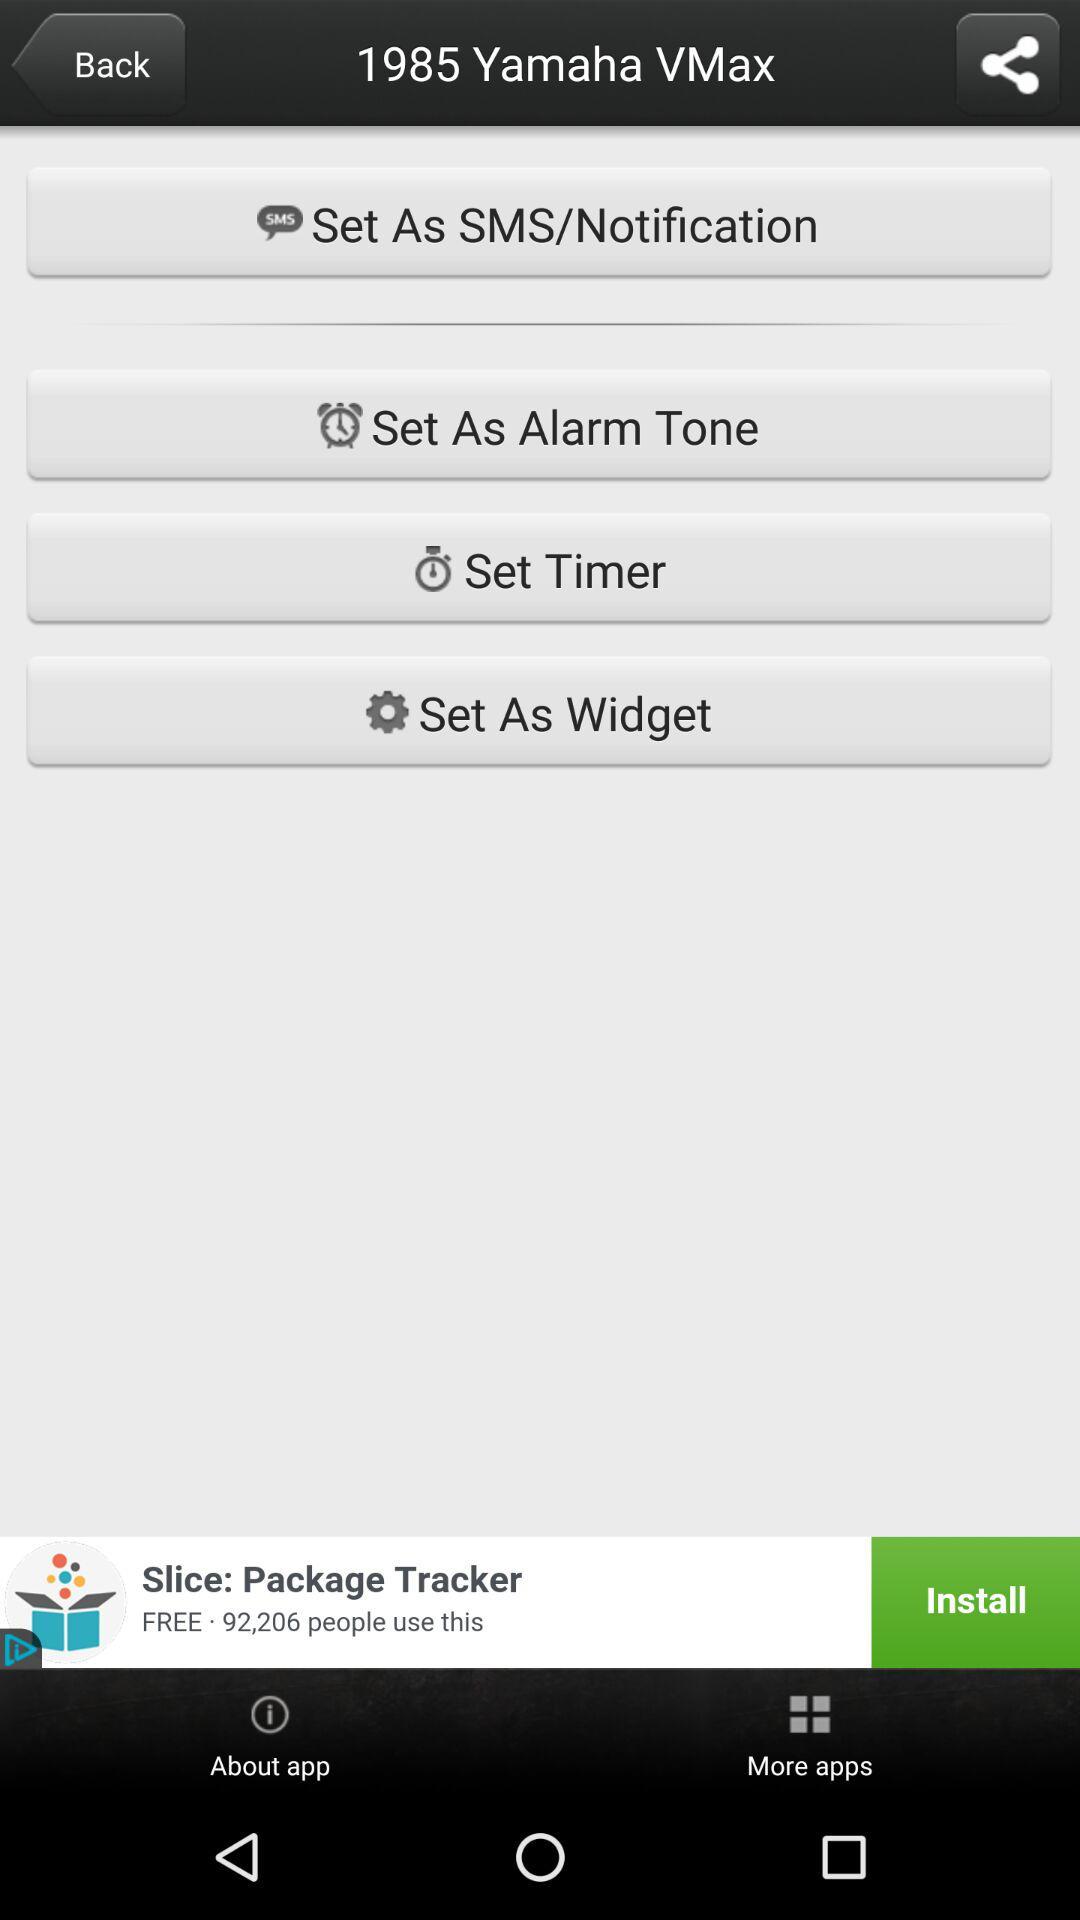 This screenshot has width=1080, height=1920. Describe the element at coordinates (540, 1602) in the screenshot. I see `icon at the bottom` at that location.